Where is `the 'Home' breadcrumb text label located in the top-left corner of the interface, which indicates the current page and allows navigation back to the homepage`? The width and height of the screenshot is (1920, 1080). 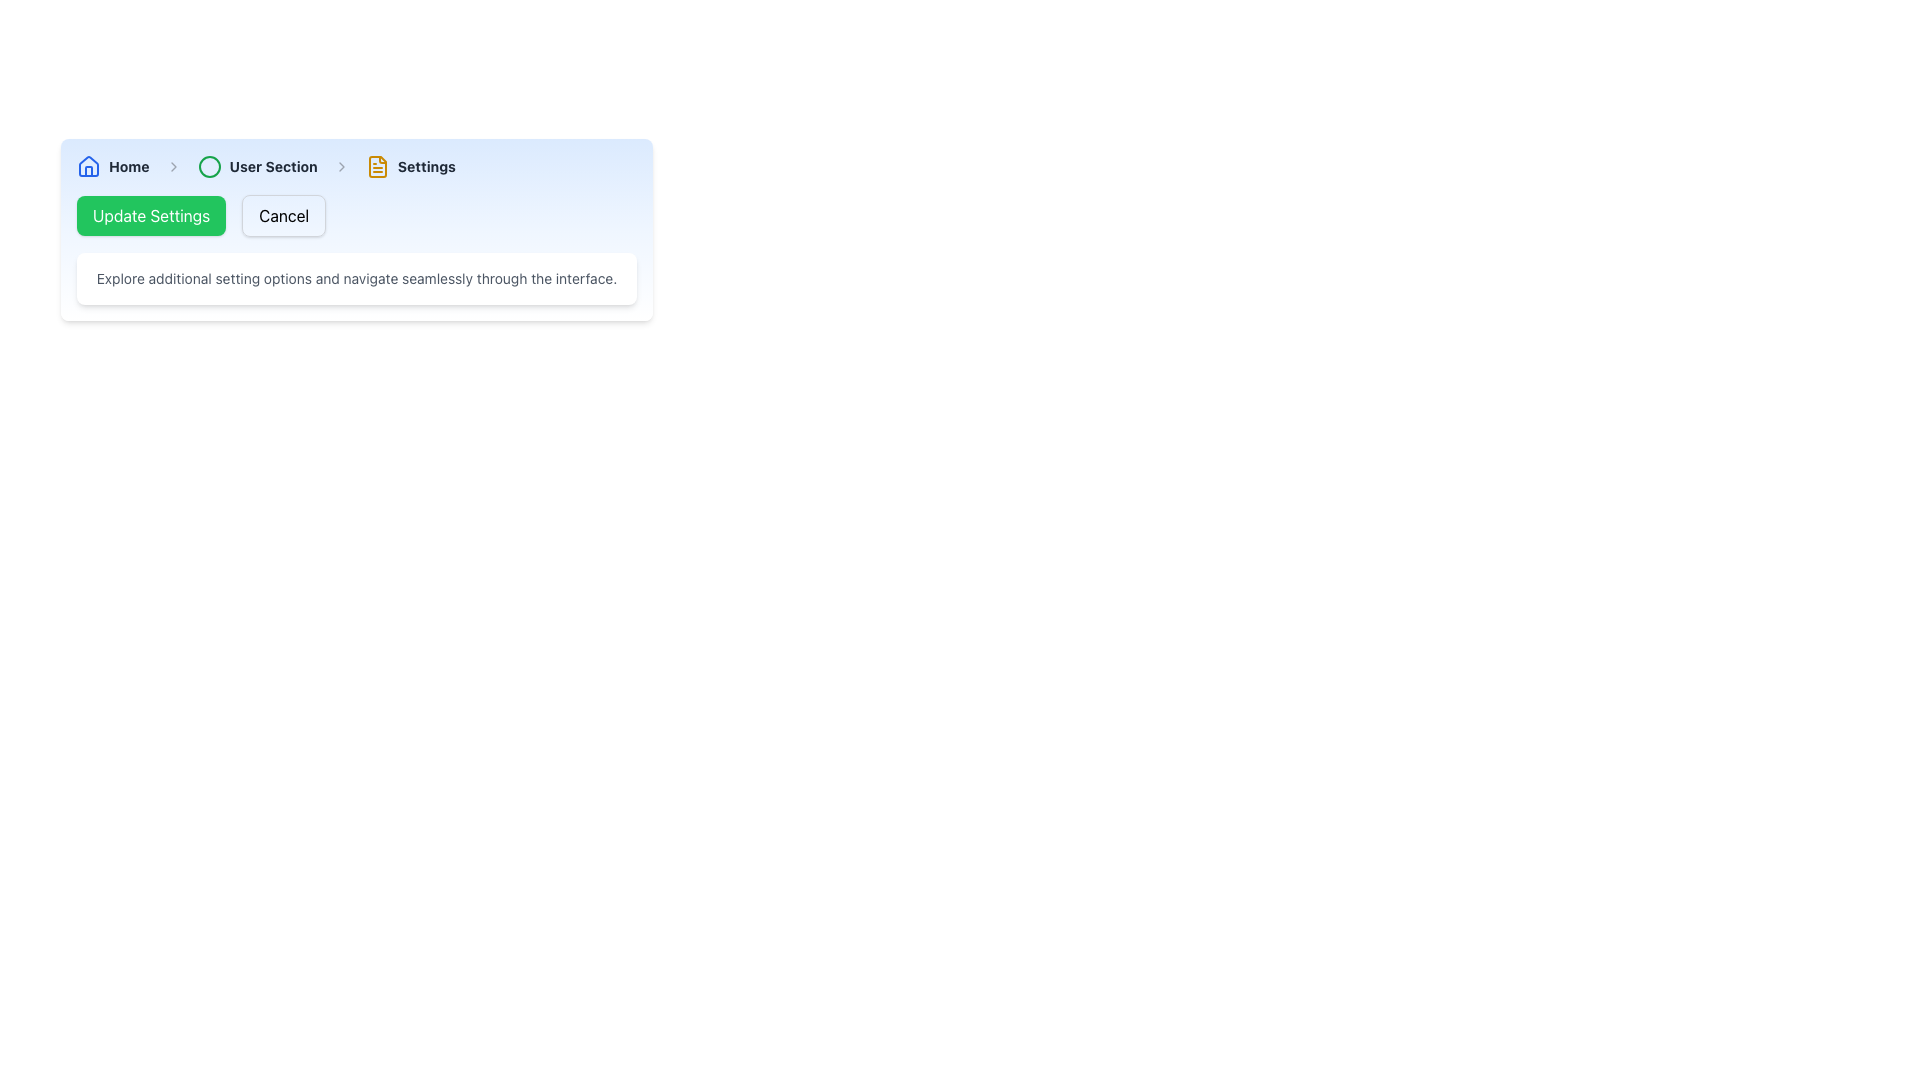
the 'Home' breadcrumb text label located in the top-left corner of the interface, which indicates the current page and allows navigation back to the homepage is located at coordinates (128, 165).